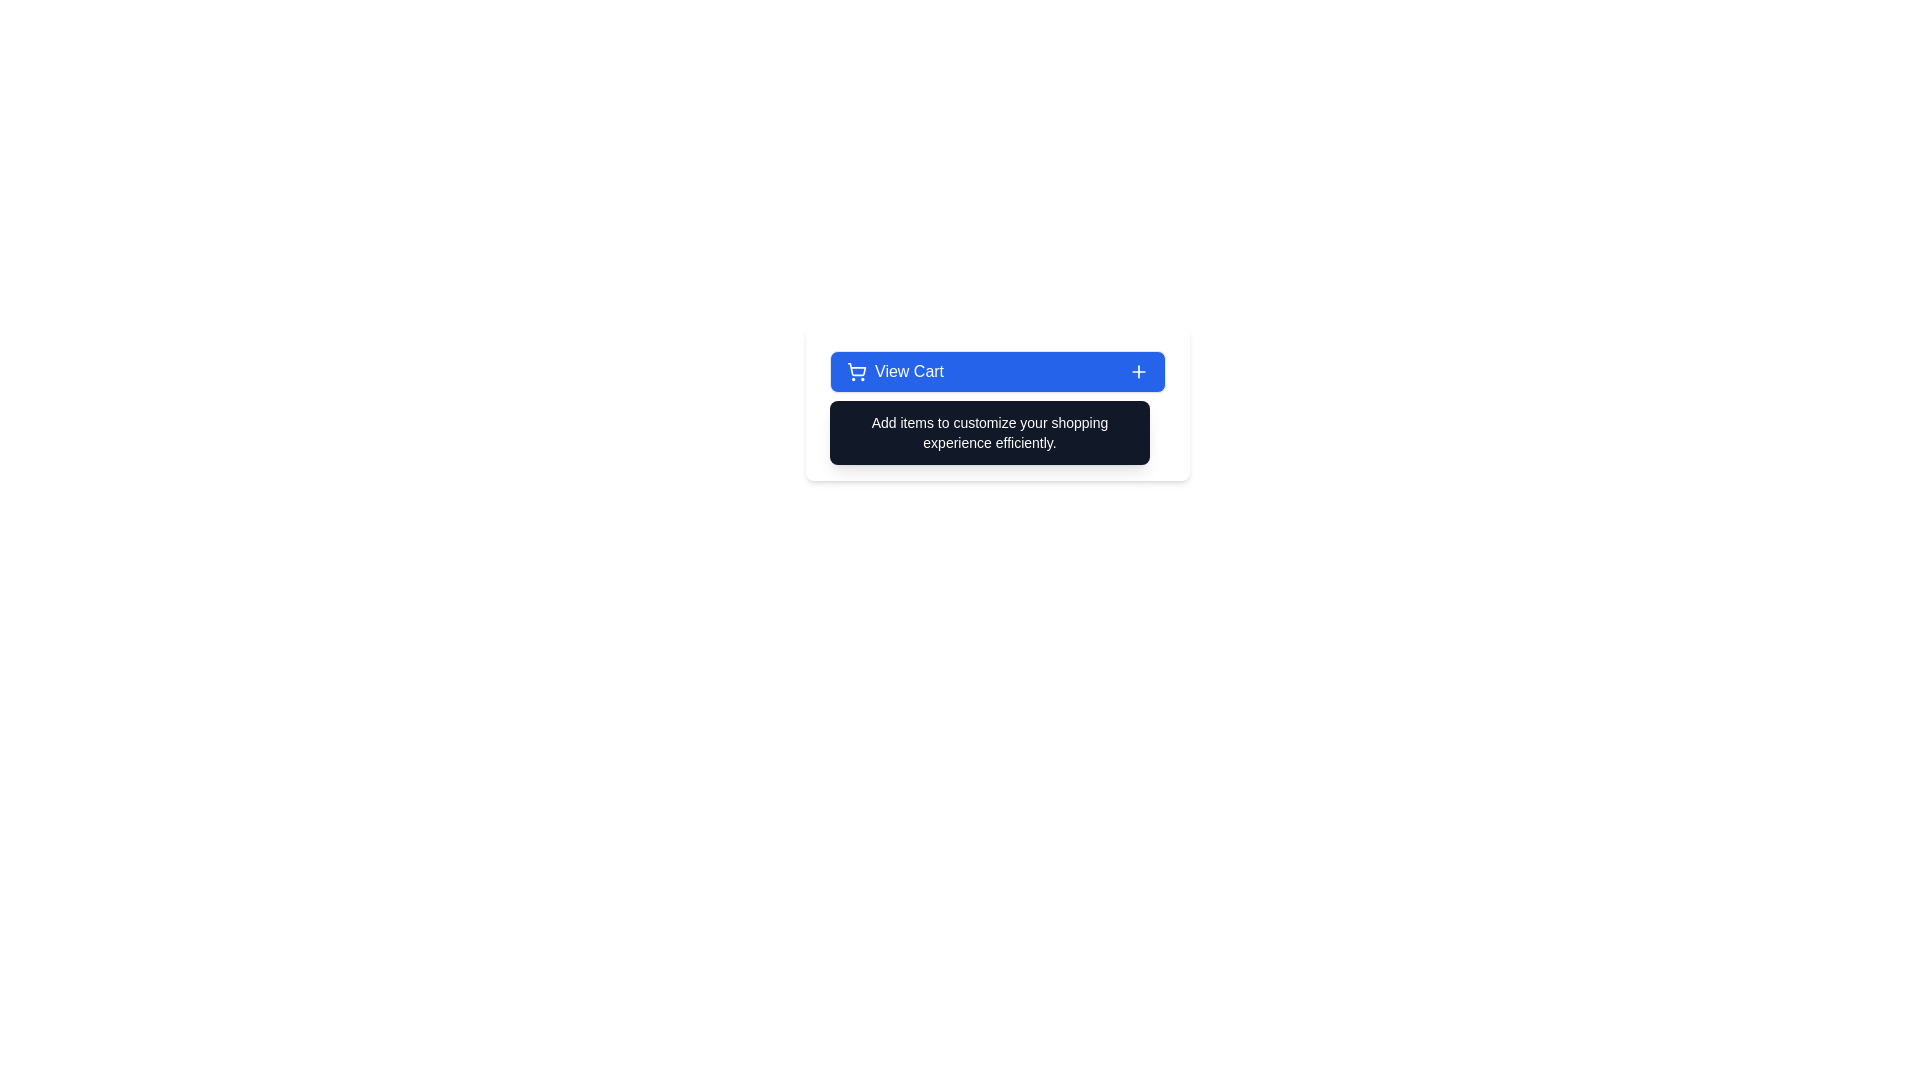  Describe the element at coordinates (1138, 371) in the screenshot. I see `the 'plus' icon, which is a white cross shape on a blue background, located at the extreme right side of the 'View Cart' button` at that location.